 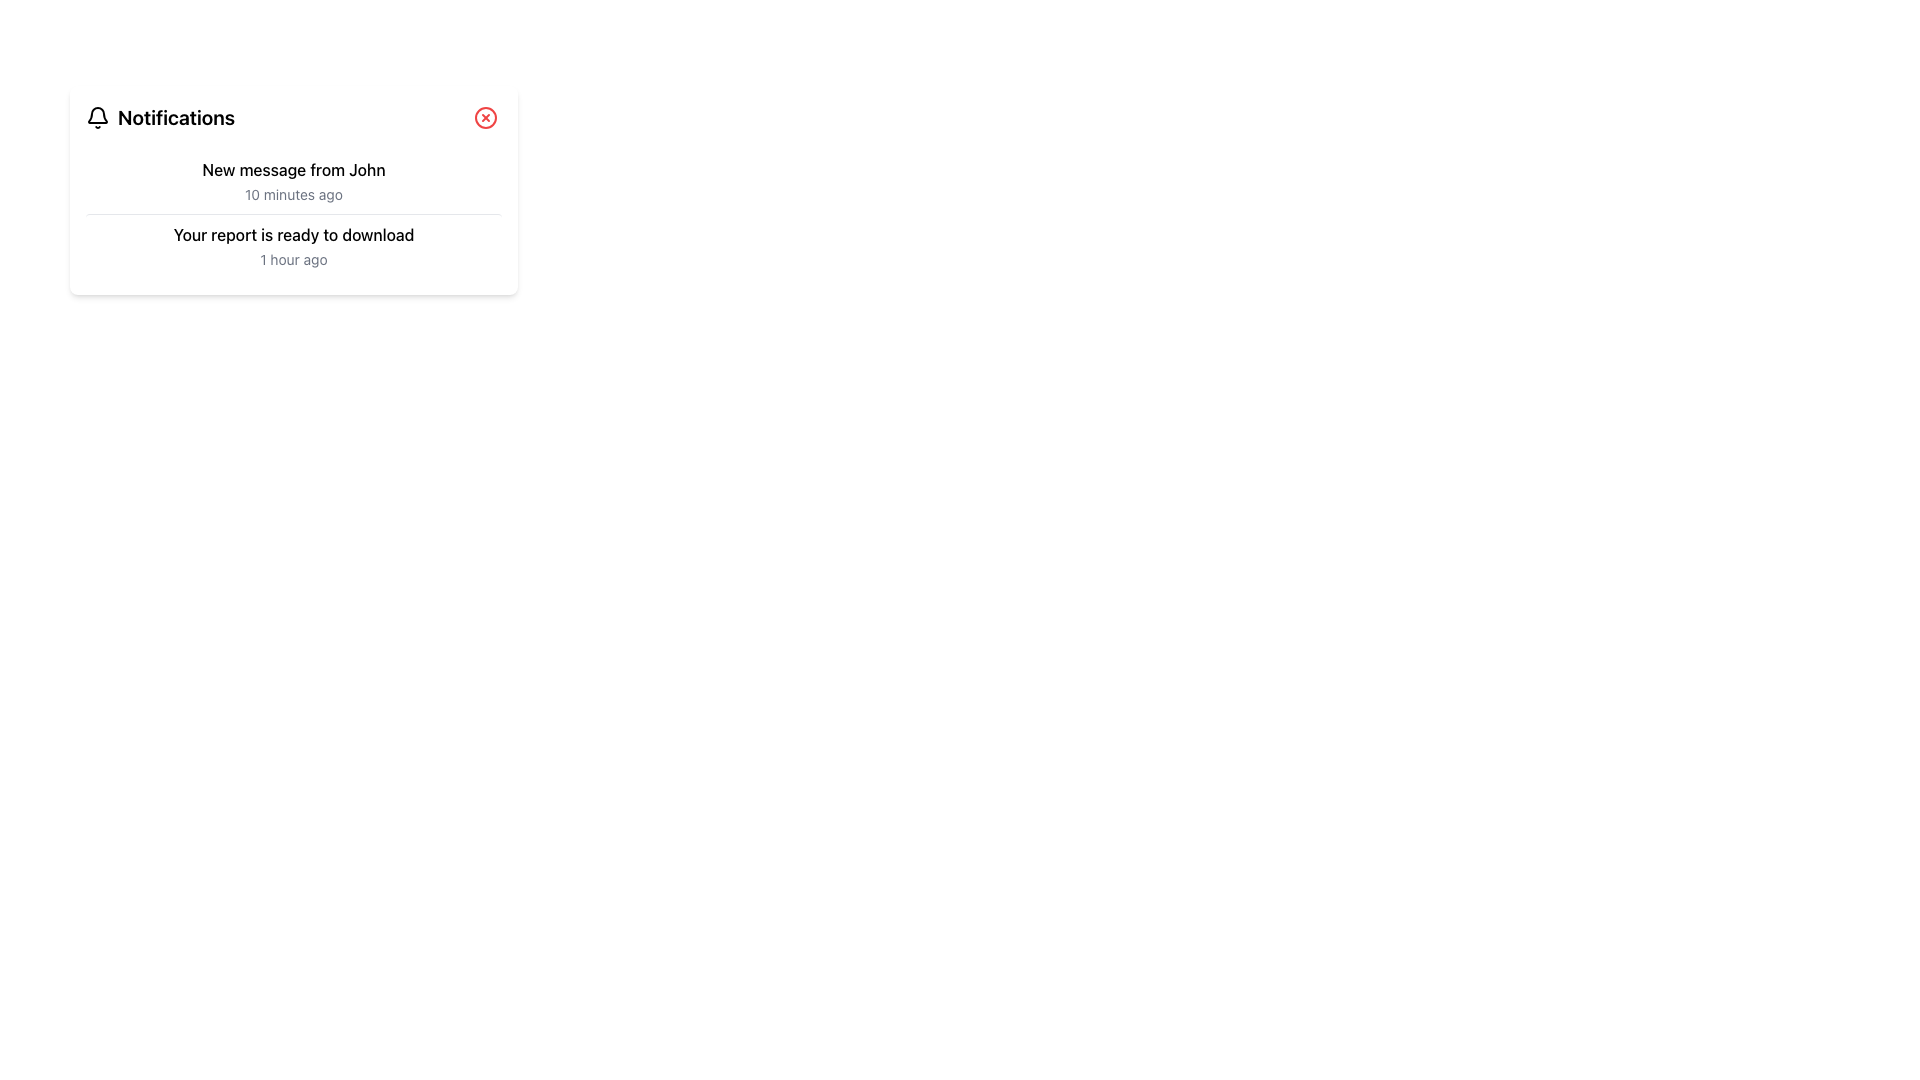 I want to click on the close icon located in the top-right corner of the notification card labeled 'Notifications', so click(x=485, y=118).